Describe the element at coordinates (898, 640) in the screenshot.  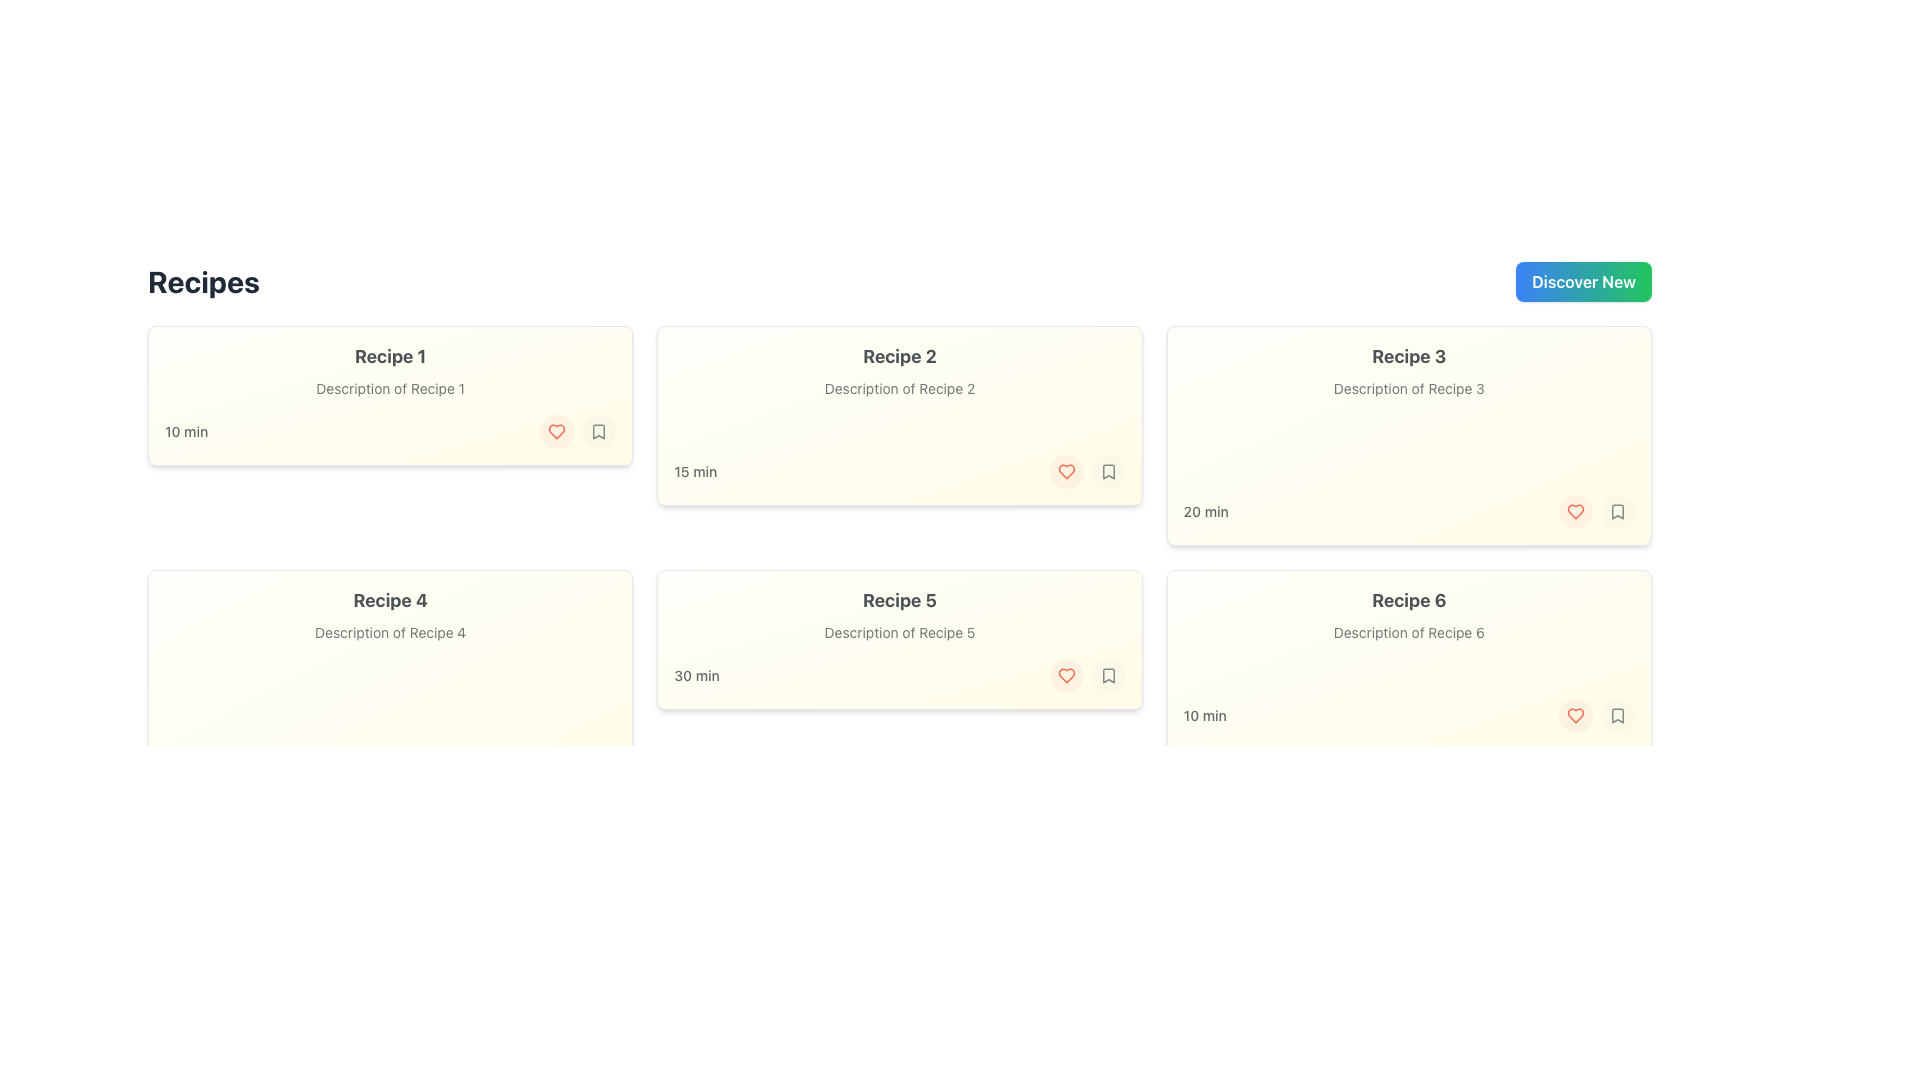
I see `the recipe card displaying the title, description, and time required for a recipe, positioned in the second row and first column of the grid layout` at that location.